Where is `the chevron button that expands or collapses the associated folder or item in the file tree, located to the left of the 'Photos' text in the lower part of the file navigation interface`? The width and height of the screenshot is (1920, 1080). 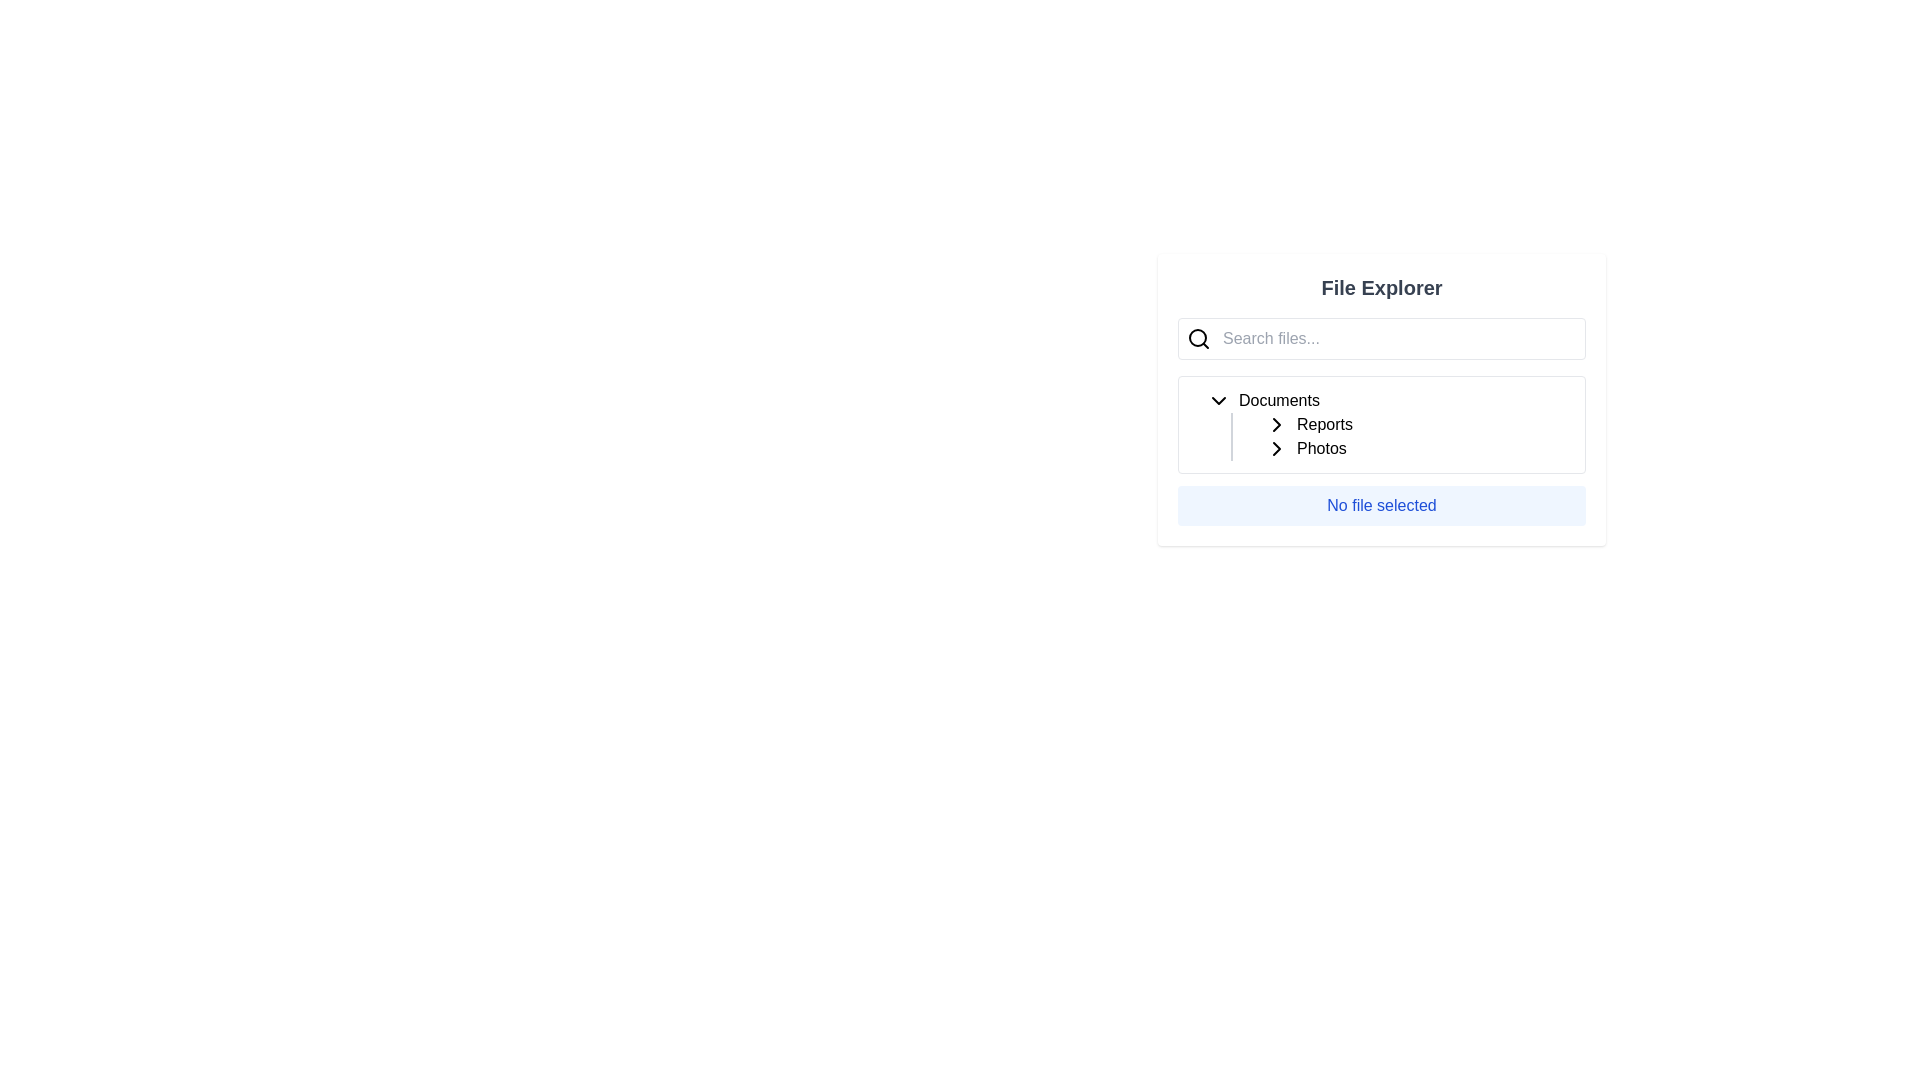 the chevron button that expands or collapses the associated folder or item in the file tree, located to the left of the 'Photos' text in the lower part of the file navigation interface is located at coordinates (1275, 447).